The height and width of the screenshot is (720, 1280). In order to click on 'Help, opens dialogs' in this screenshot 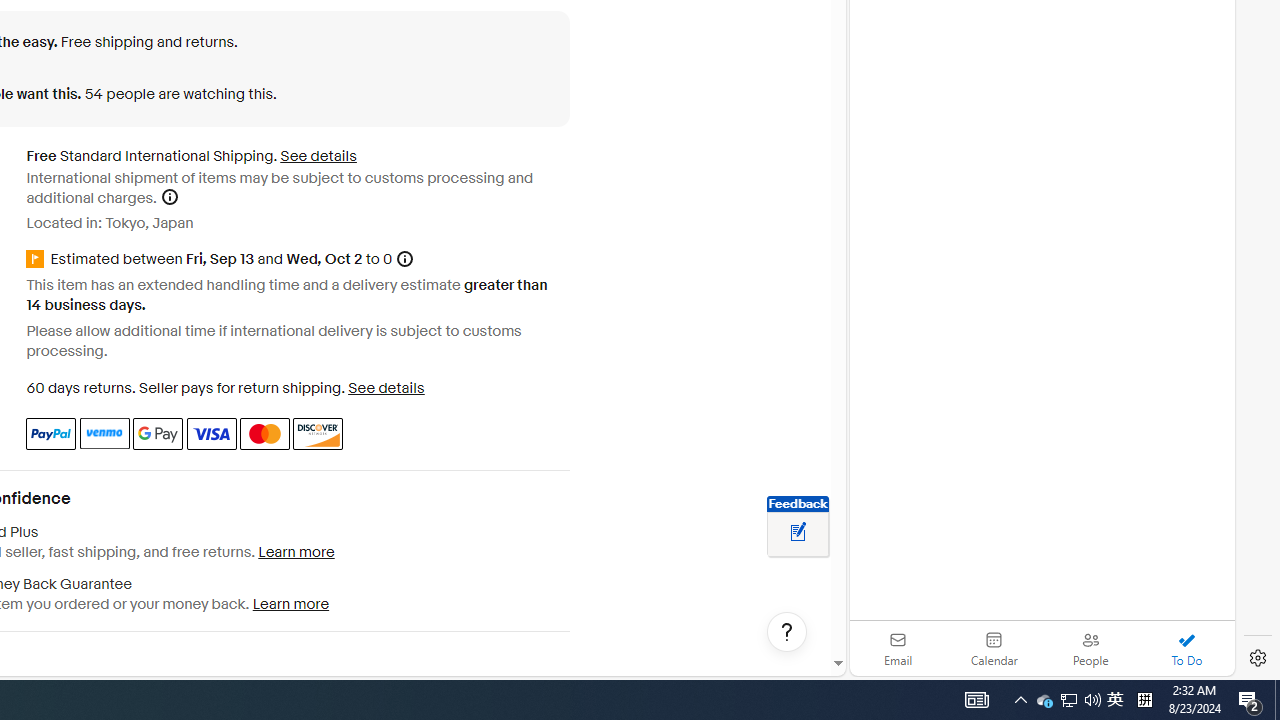, I will do `click(786, 632)`.